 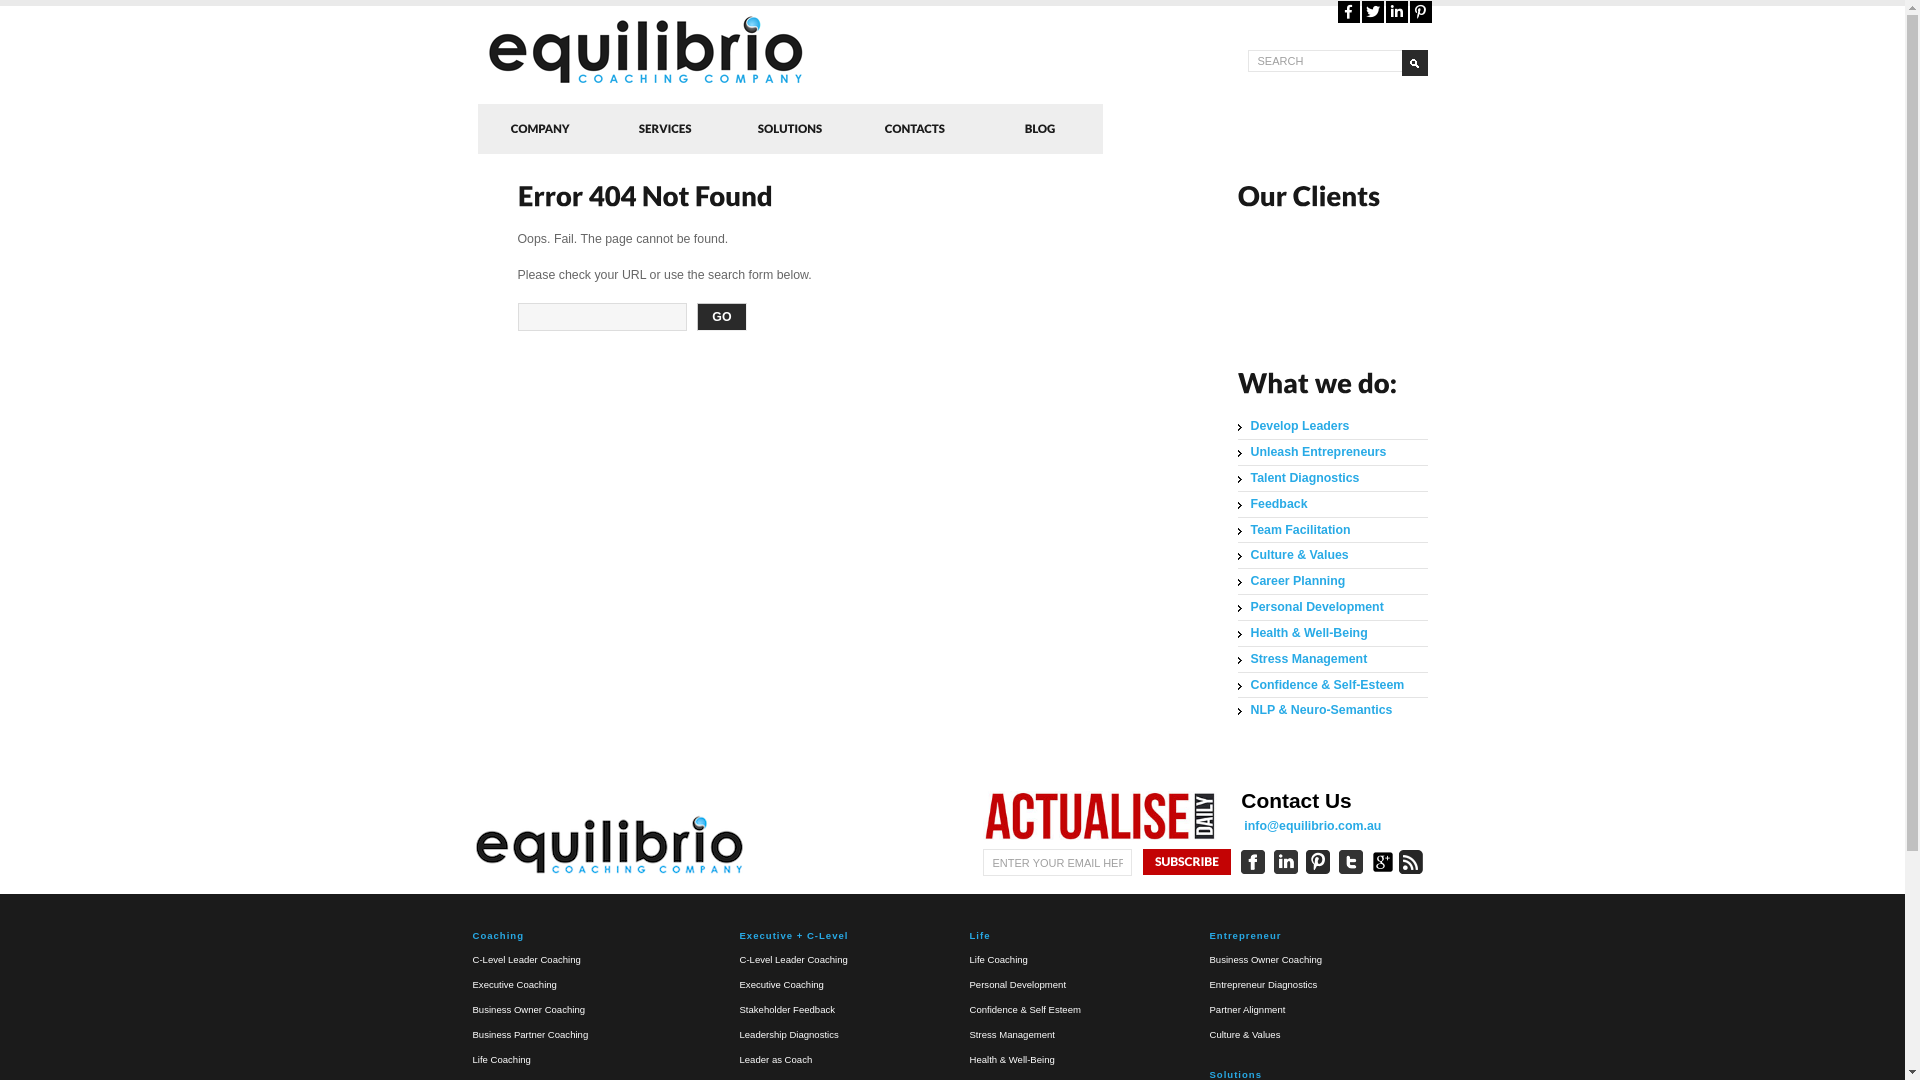 I want to click on 'Confidence & Self Esteem', so click(x=1025, y=1022).